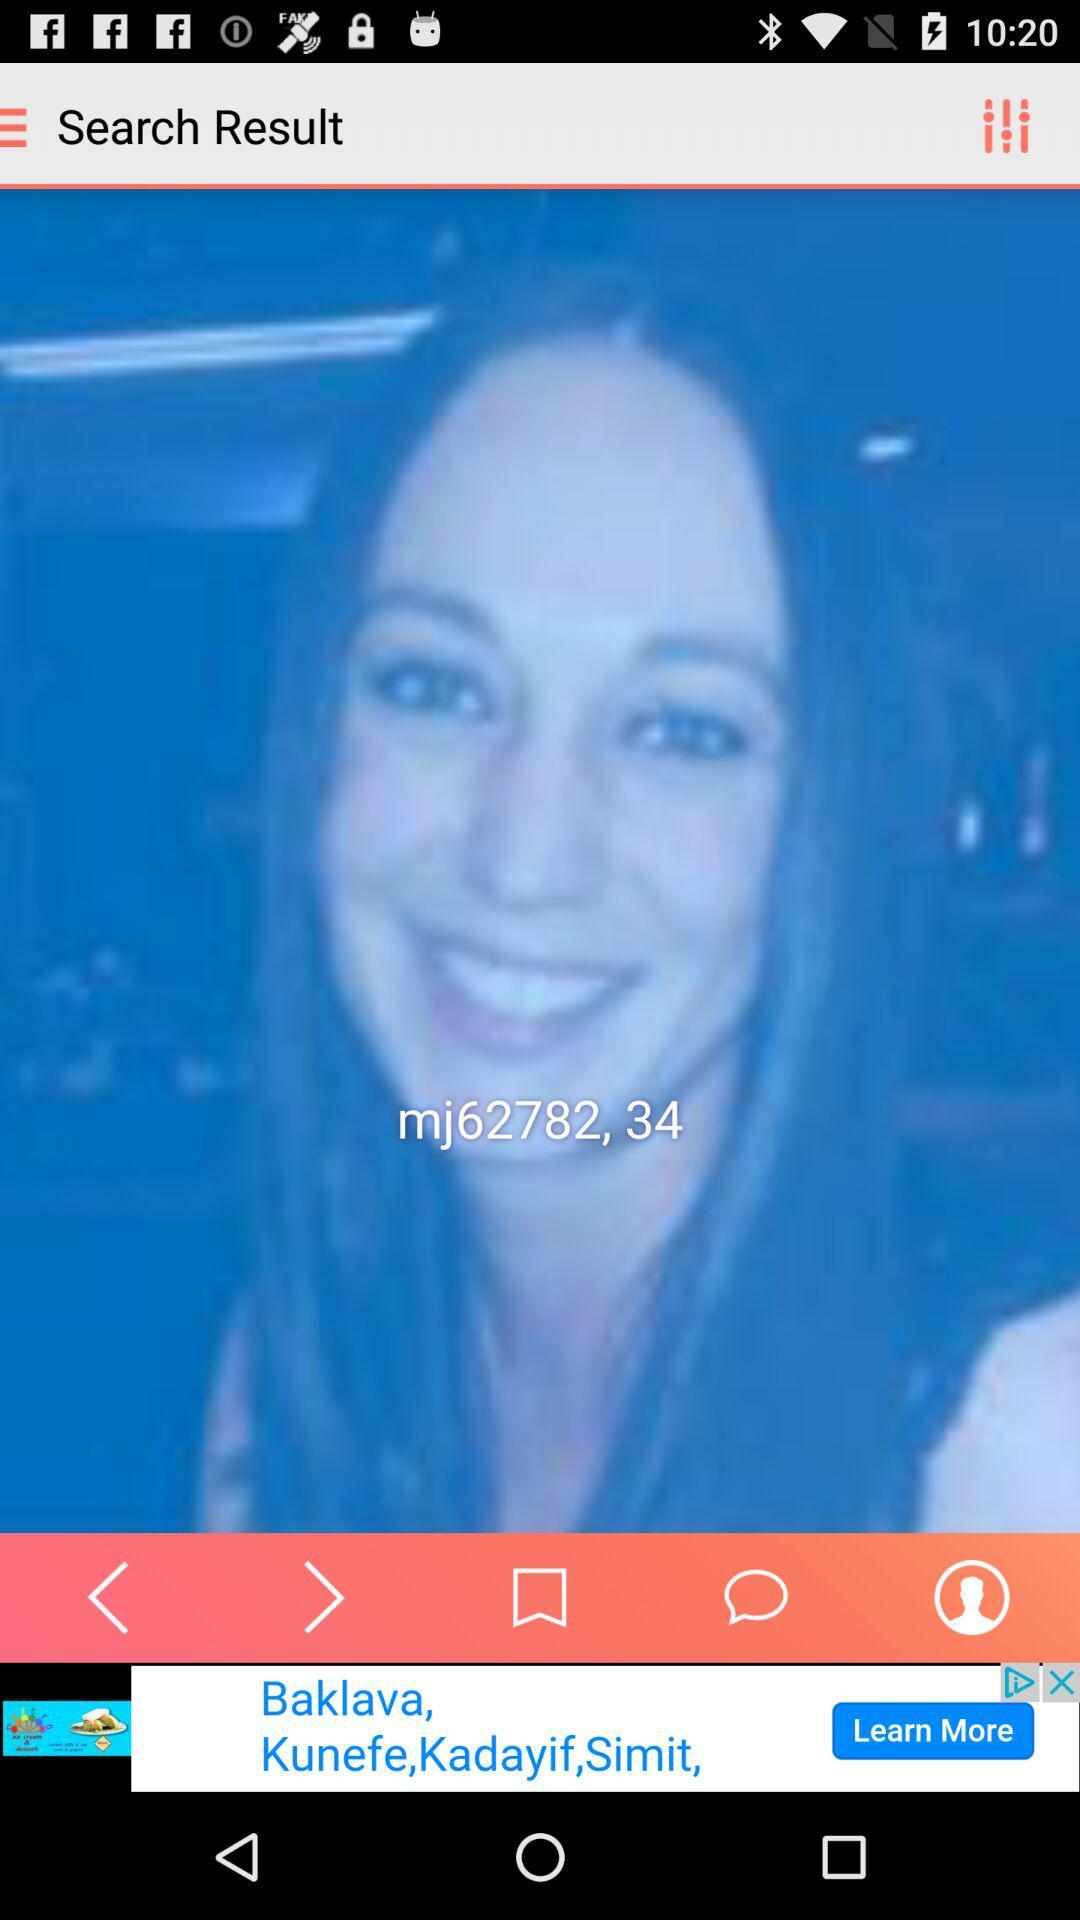  I want to click on advance next, so click(323, 1596).